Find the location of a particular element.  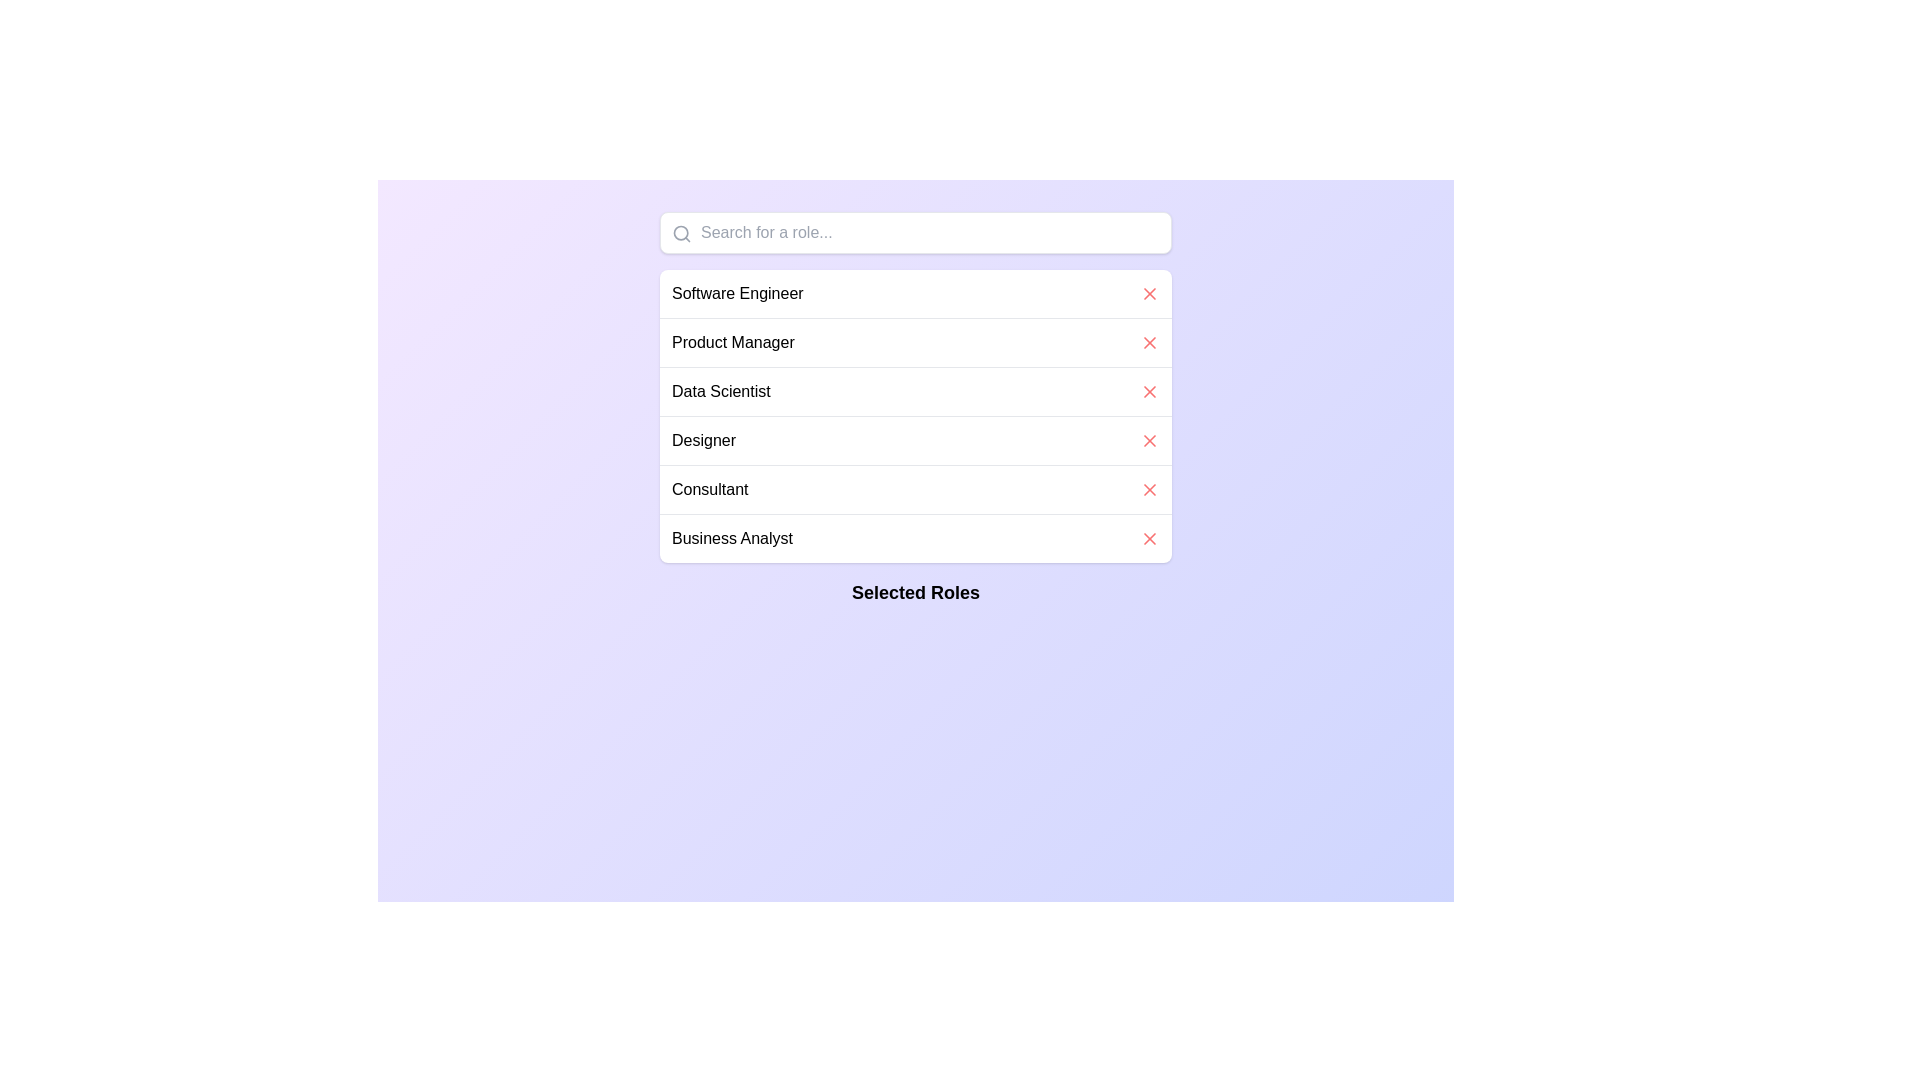

text label that represents an item in a selectable list of roles, specifically the third entry from the top, located between 'Product Manager' and 'Designer' is located at coordinates (720, 392).